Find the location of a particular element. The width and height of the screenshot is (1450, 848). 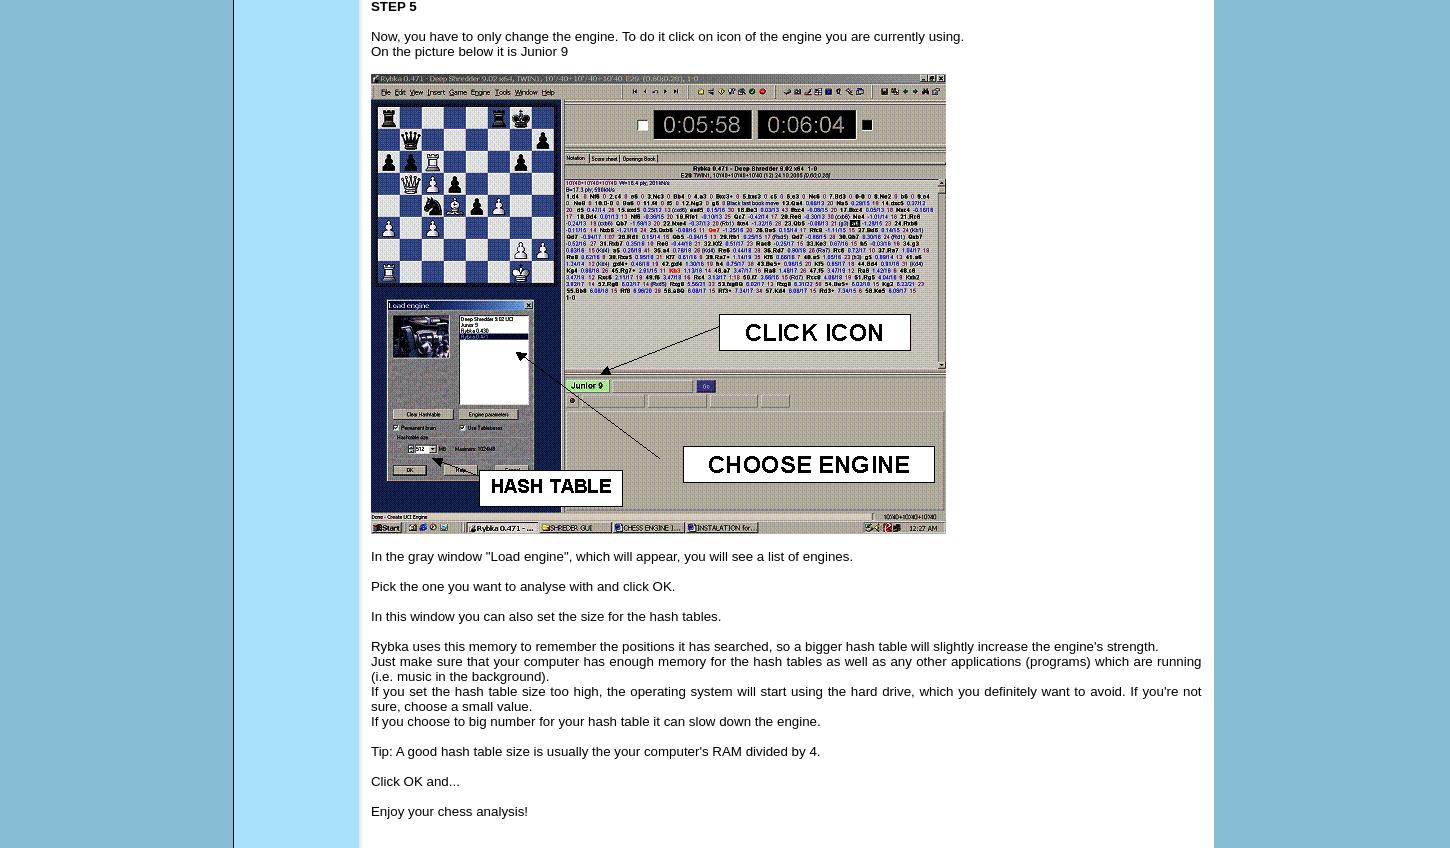

'In the gray window "Load engine", which will appear, you will see a list of engines.' is located at coordinates (610, 555).